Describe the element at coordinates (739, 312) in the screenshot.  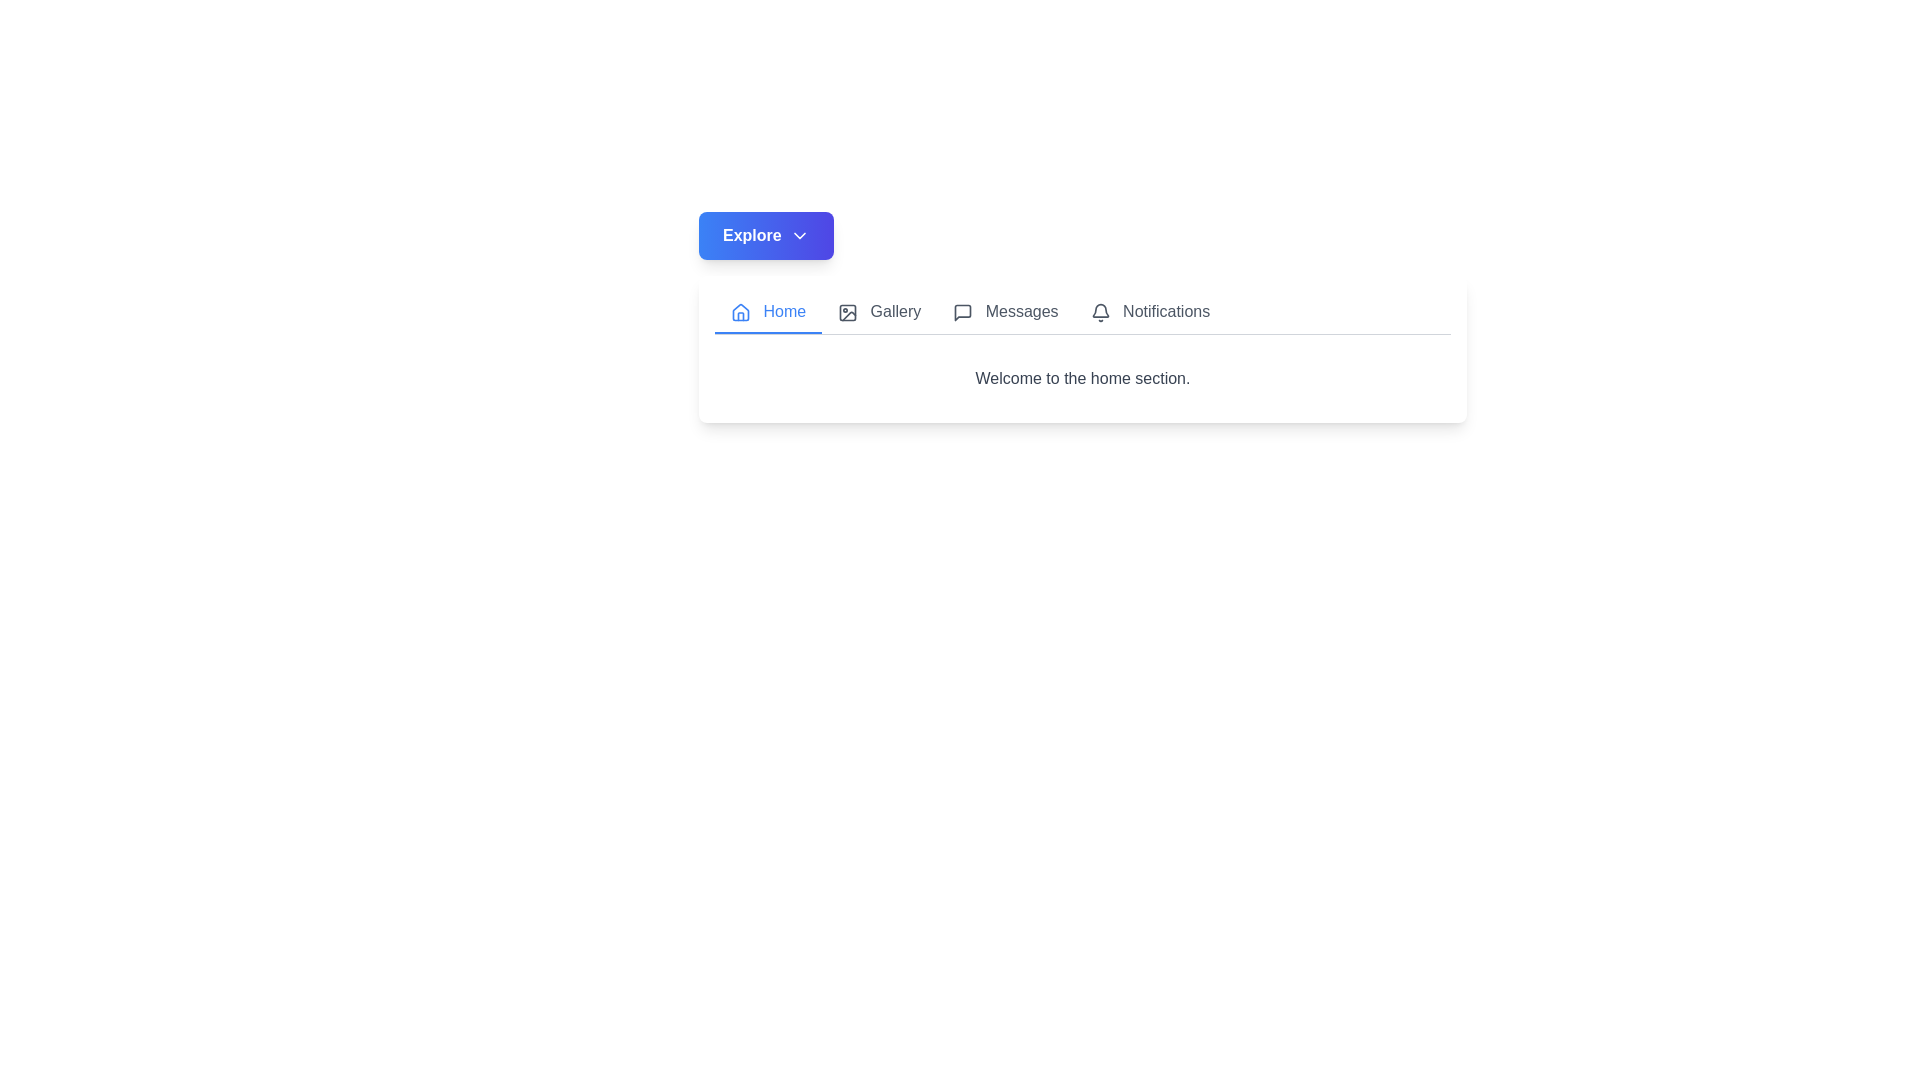
I see `the house-shaped icon representing home in the navigation bar, located just to the left of the 'Home' label` at that location.